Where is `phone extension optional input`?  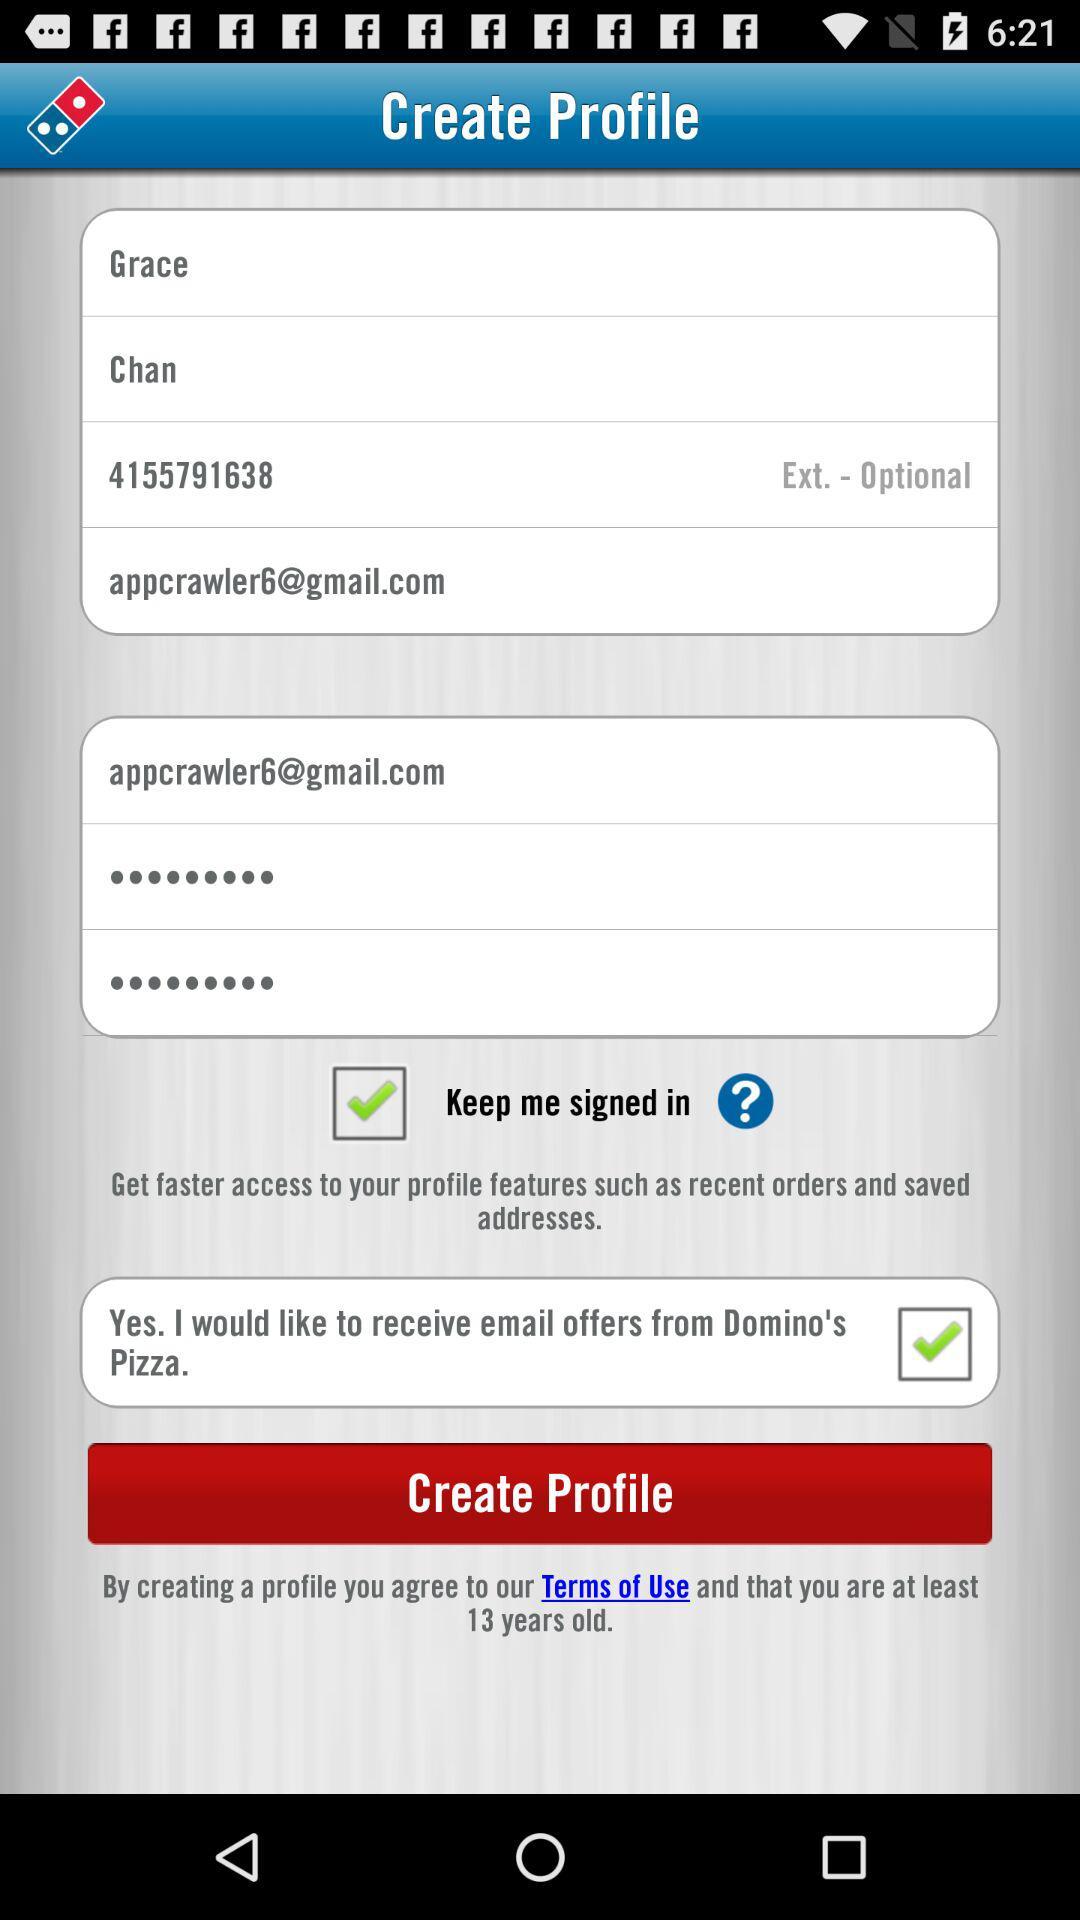 phone extension optional input is located at coordinates (875, 475).